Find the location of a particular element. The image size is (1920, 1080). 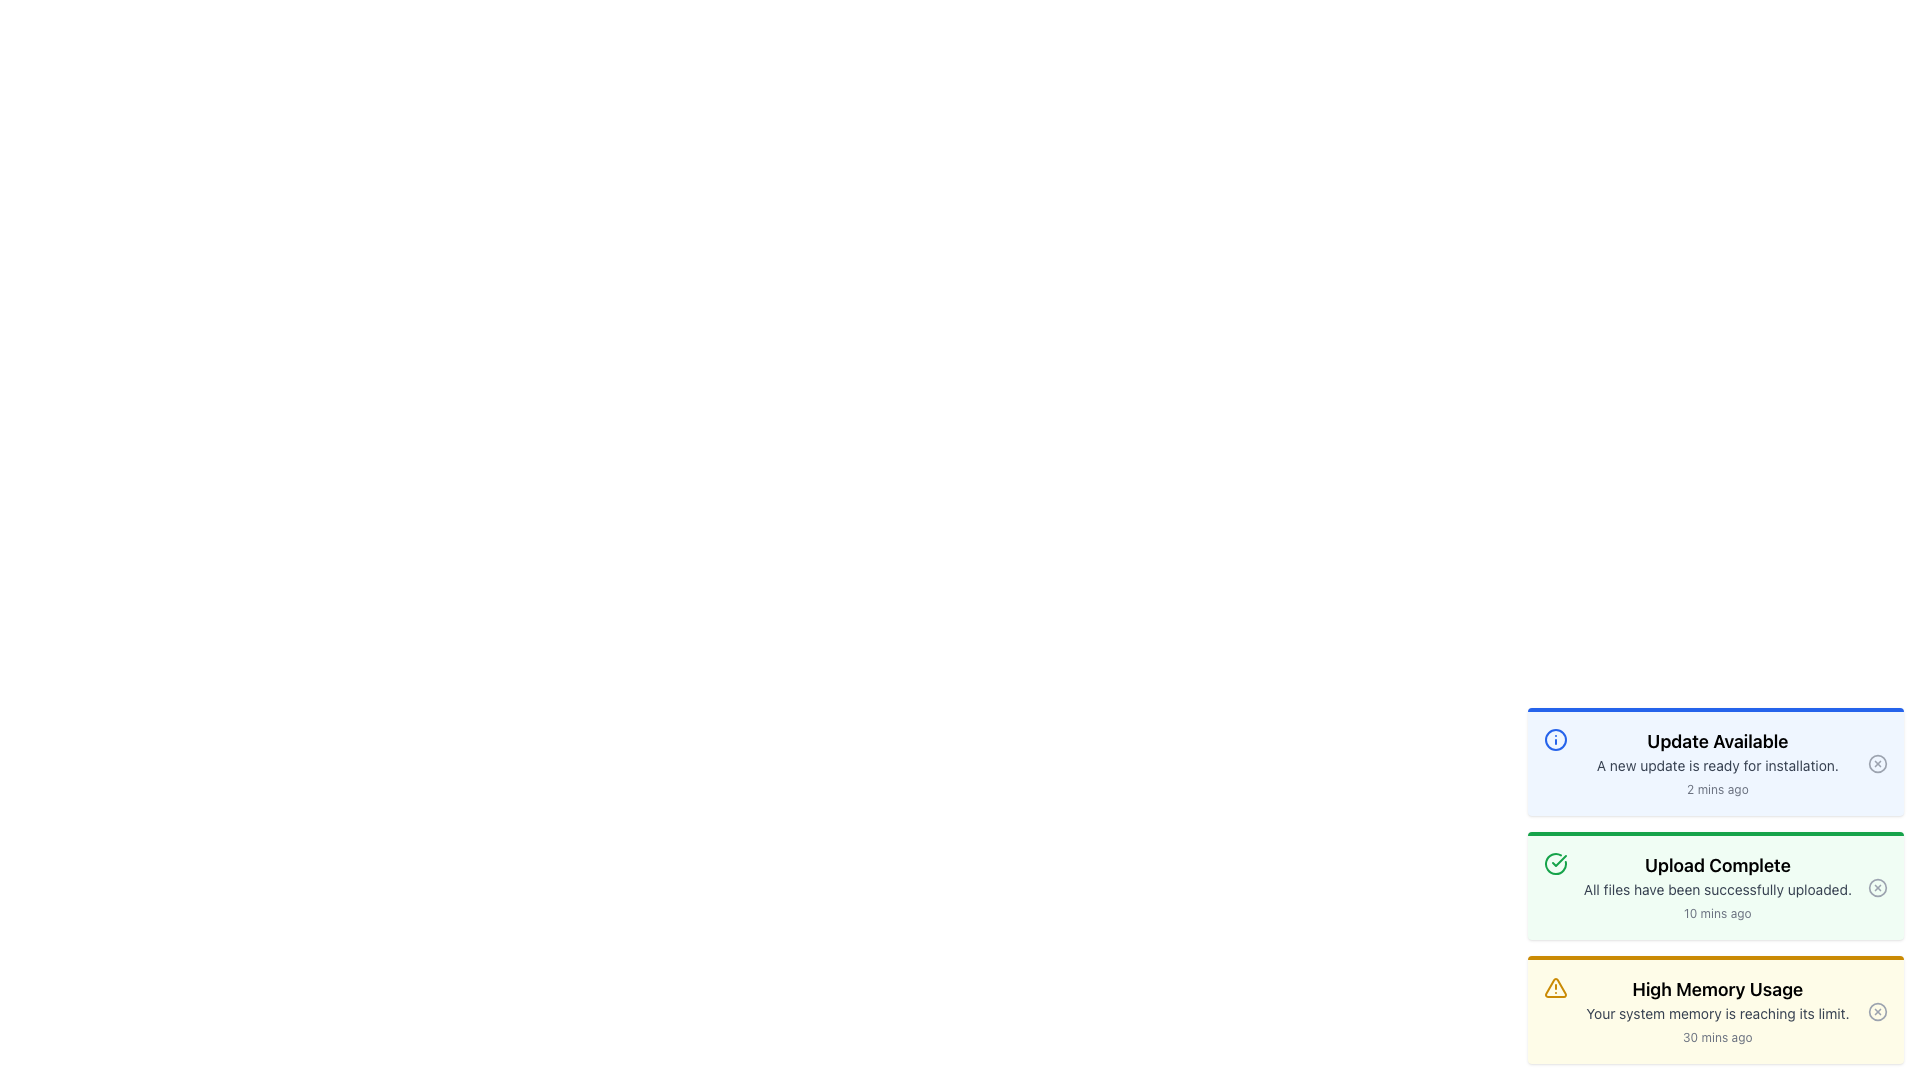

the notification text block that contains the title 'Update Available', the message 'A new update is ready for installation.', and the timestamp '2 mins ago', which is located in the bottom-right quadrant of the interface is located at coordinates (1716, 763).